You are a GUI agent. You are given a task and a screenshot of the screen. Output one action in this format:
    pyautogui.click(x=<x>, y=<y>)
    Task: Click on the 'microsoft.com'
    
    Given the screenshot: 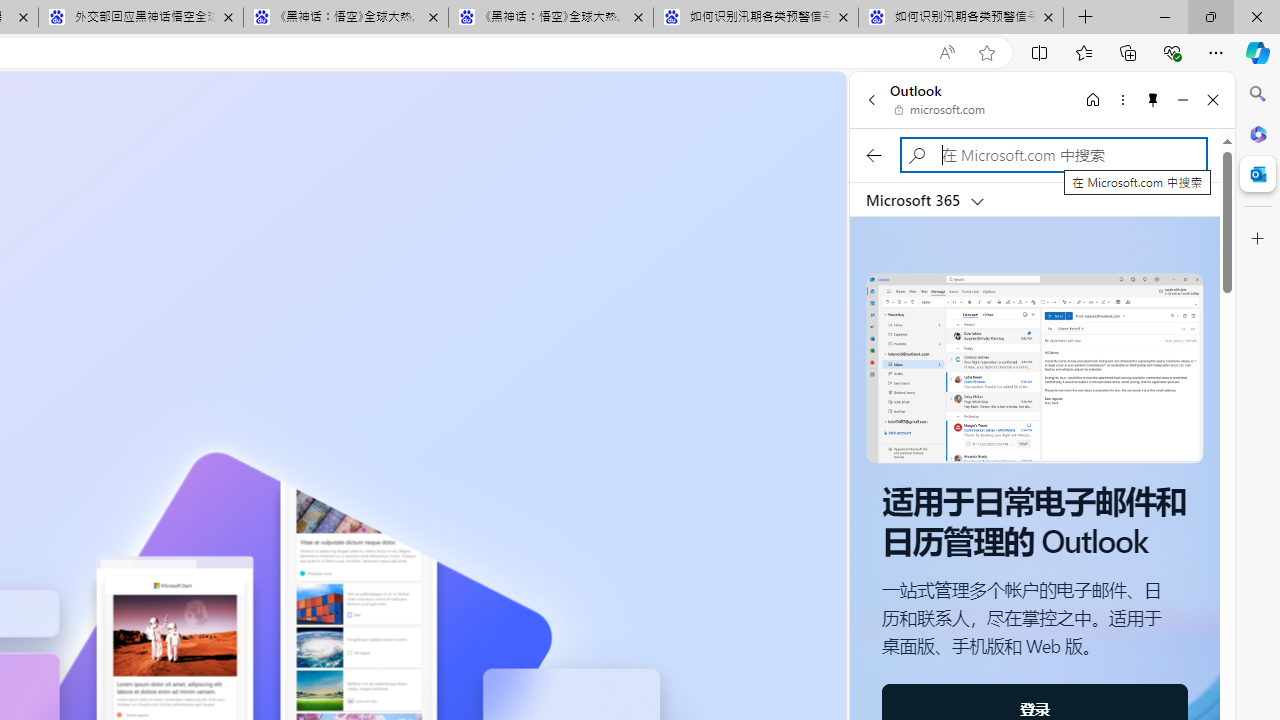 What is the action you would take?
    pyautogui.click(x=939, y=110)
    